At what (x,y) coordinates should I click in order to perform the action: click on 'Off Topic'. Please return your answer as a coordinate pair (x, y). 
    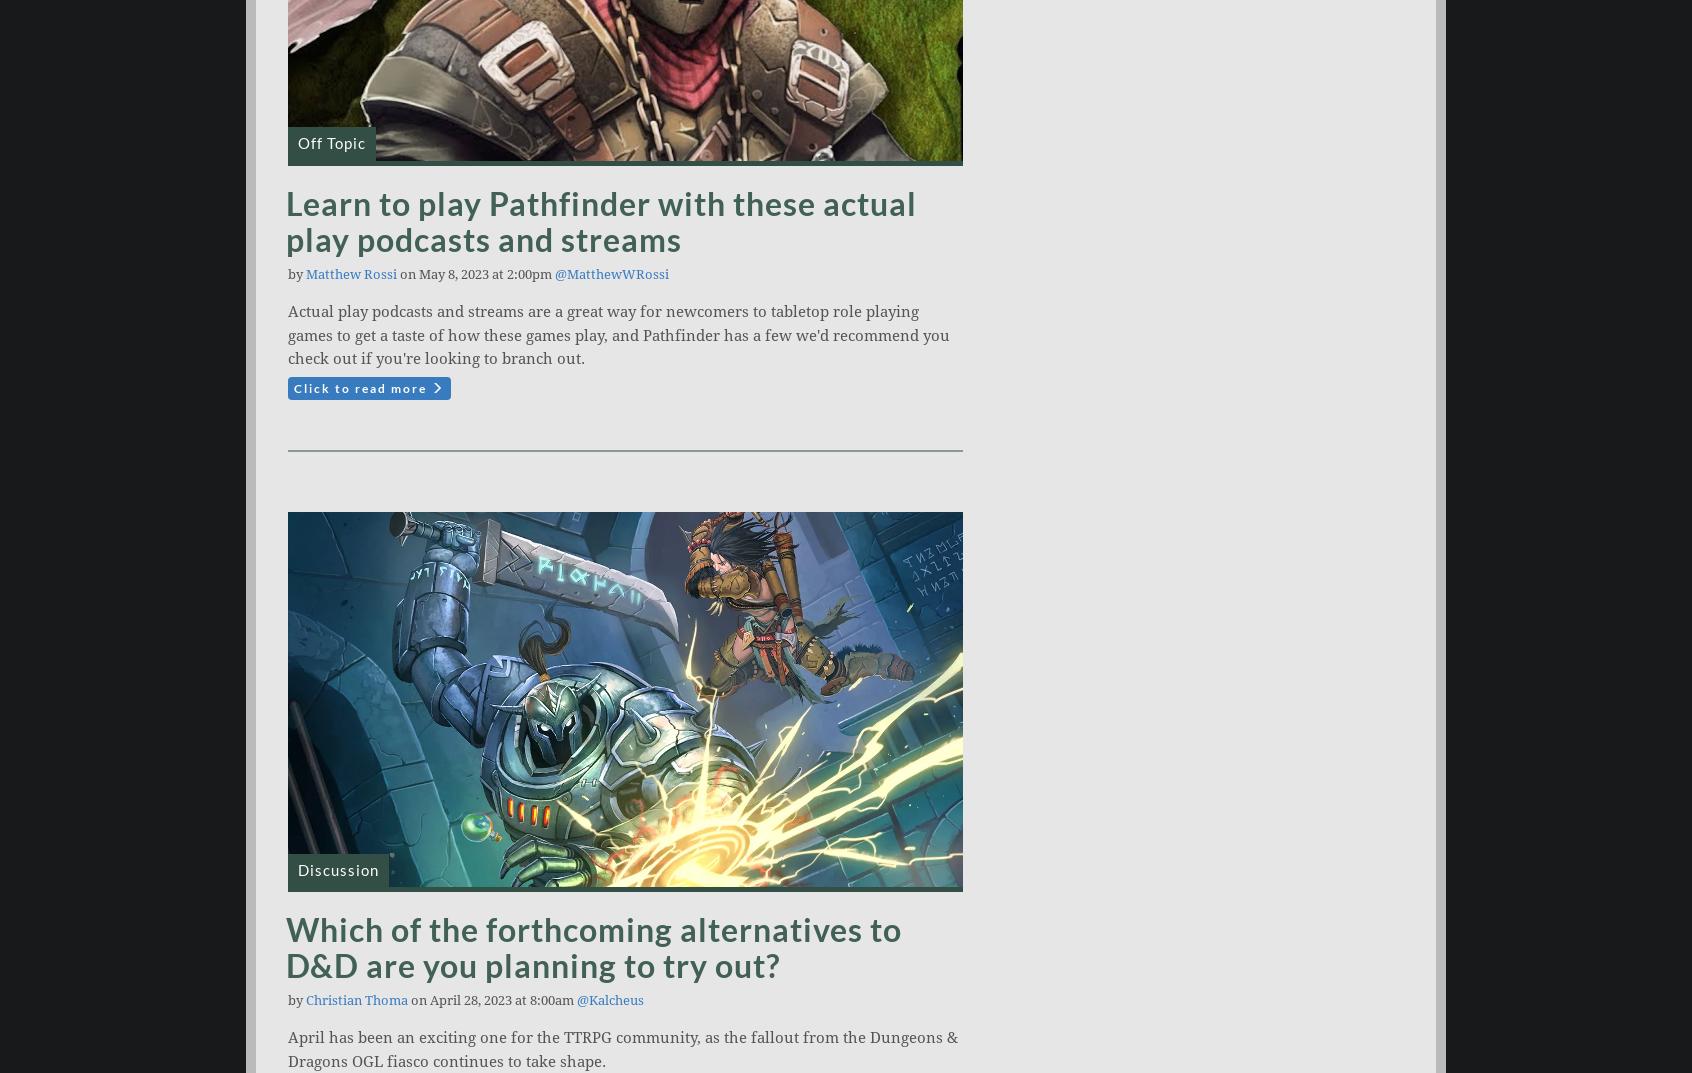
    Looking at the image, I should click on (330, 142).